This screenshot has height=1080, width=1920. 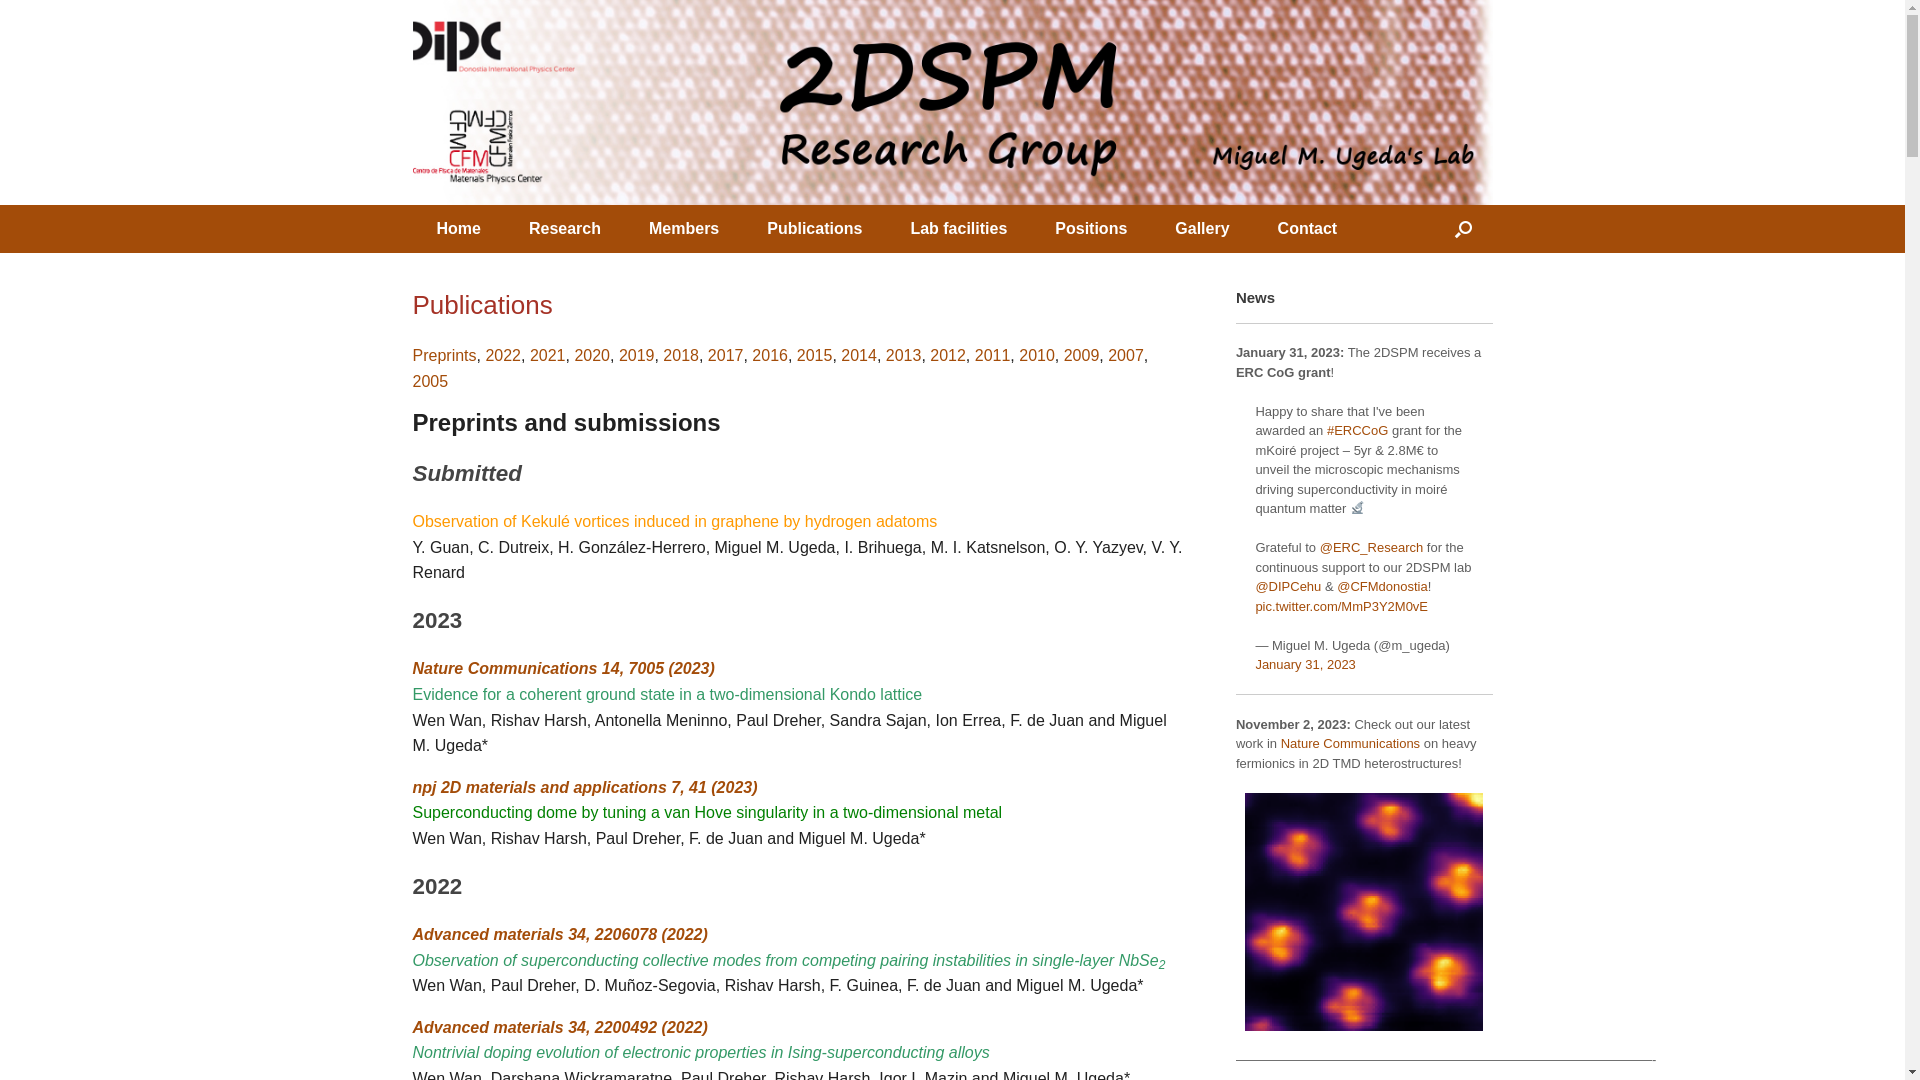 I want to click on 'Lab facilities', so click(x=957, y=227).